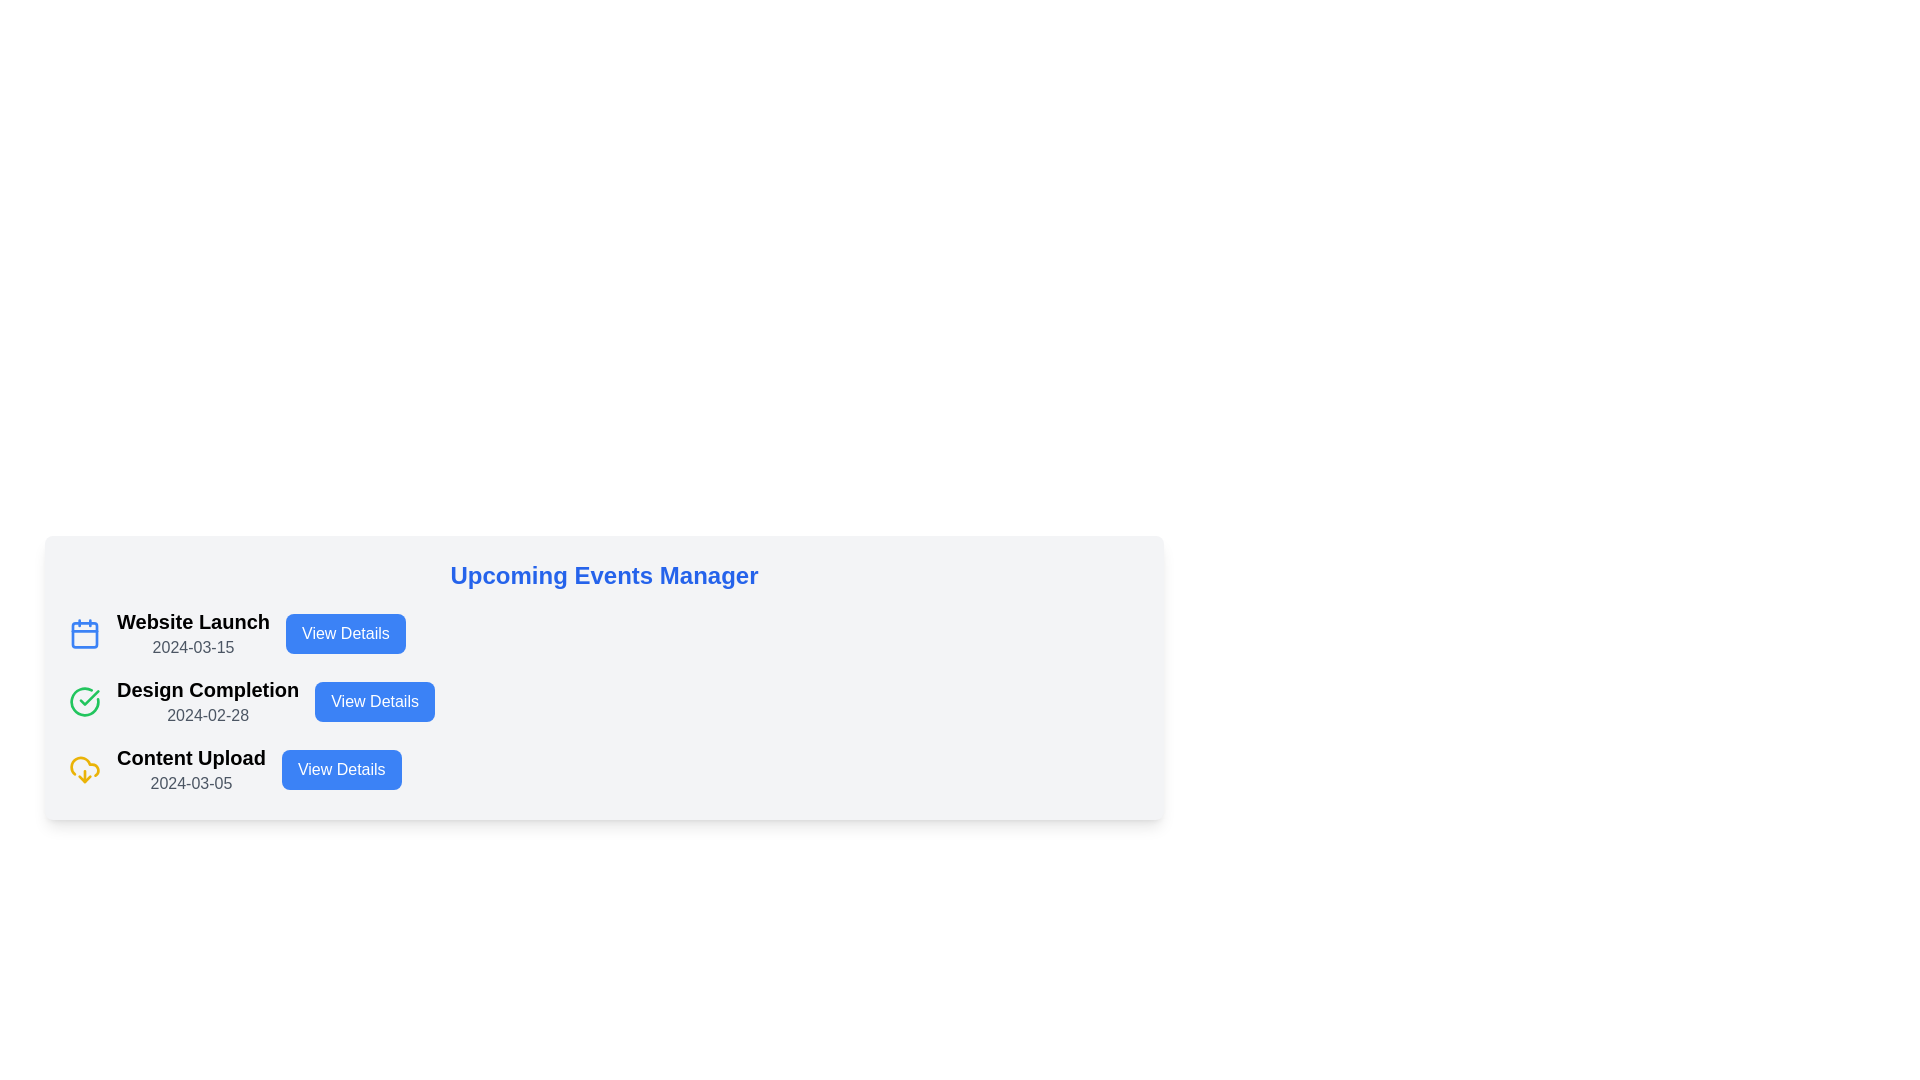  I want to click on the button located at the far right of the row labeled 'Design Completion 2024-02-28', so click(374, 701).